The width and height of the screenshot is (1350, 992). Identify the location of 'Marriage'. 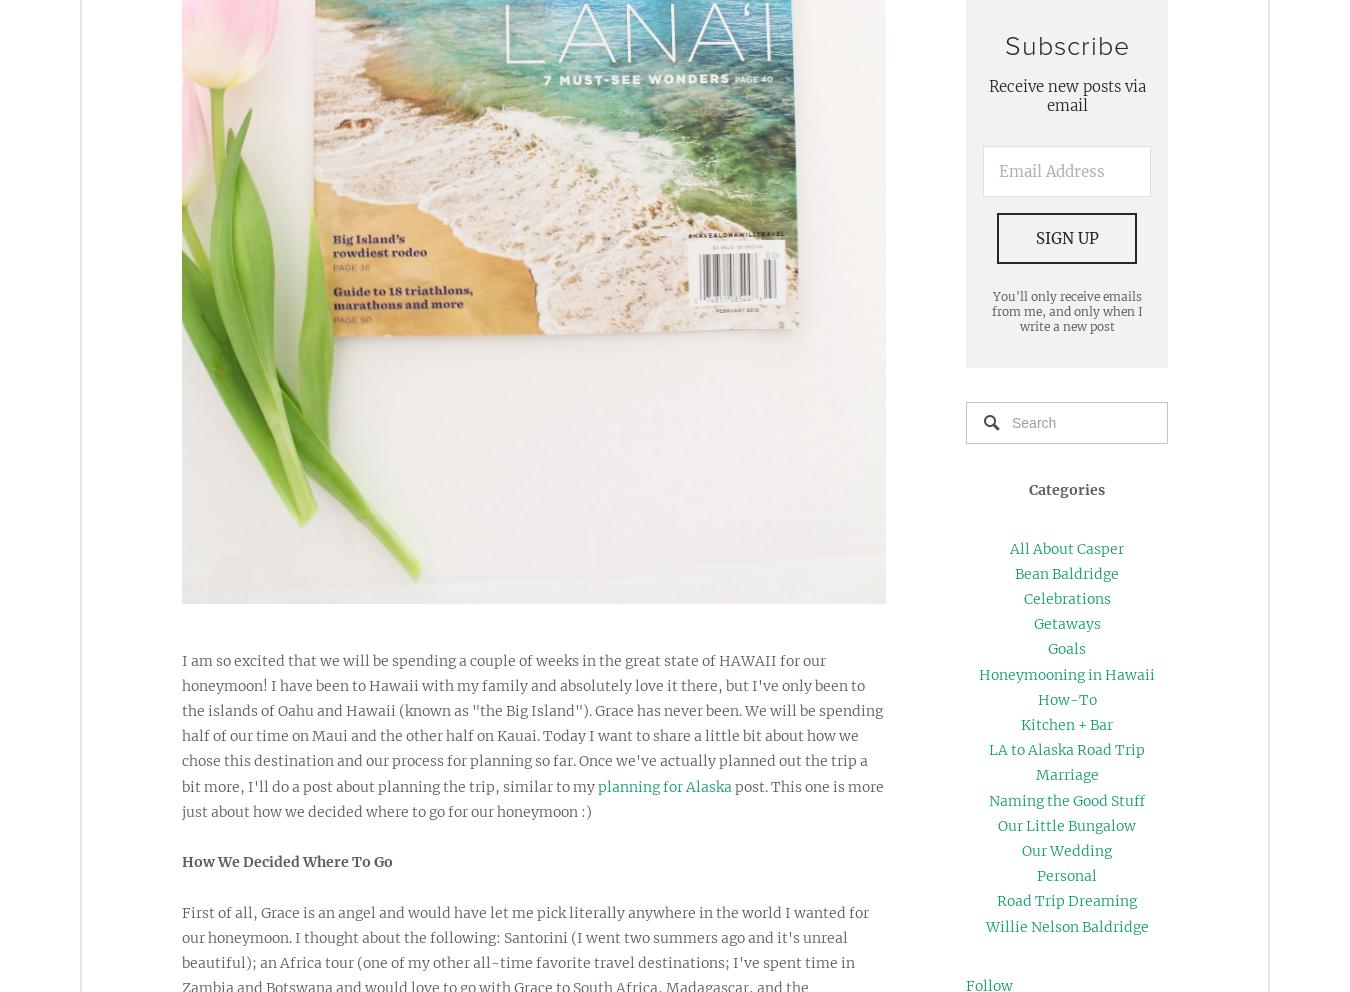
(1066, 773).